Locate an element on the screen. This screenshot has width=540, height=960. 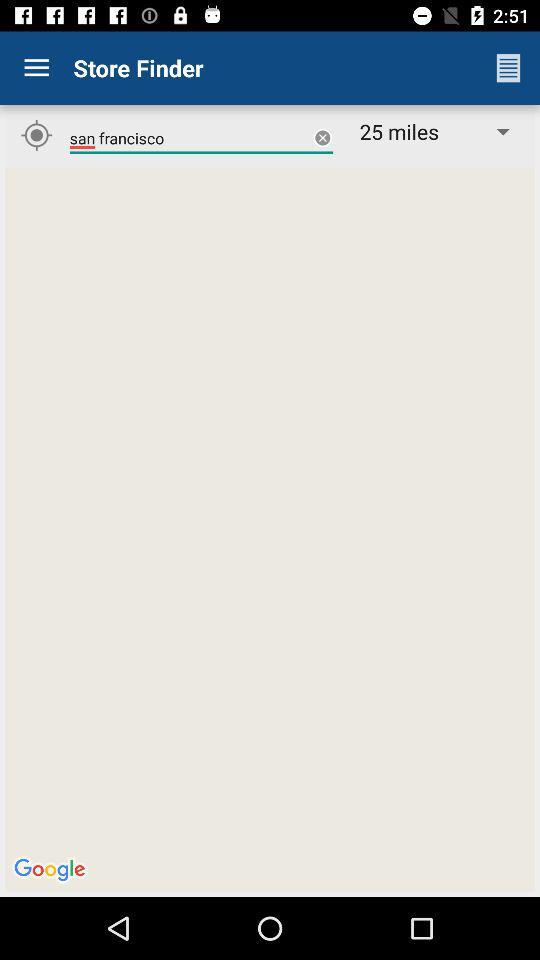
the location_crosshair icon is located at coordinates (36, 134).